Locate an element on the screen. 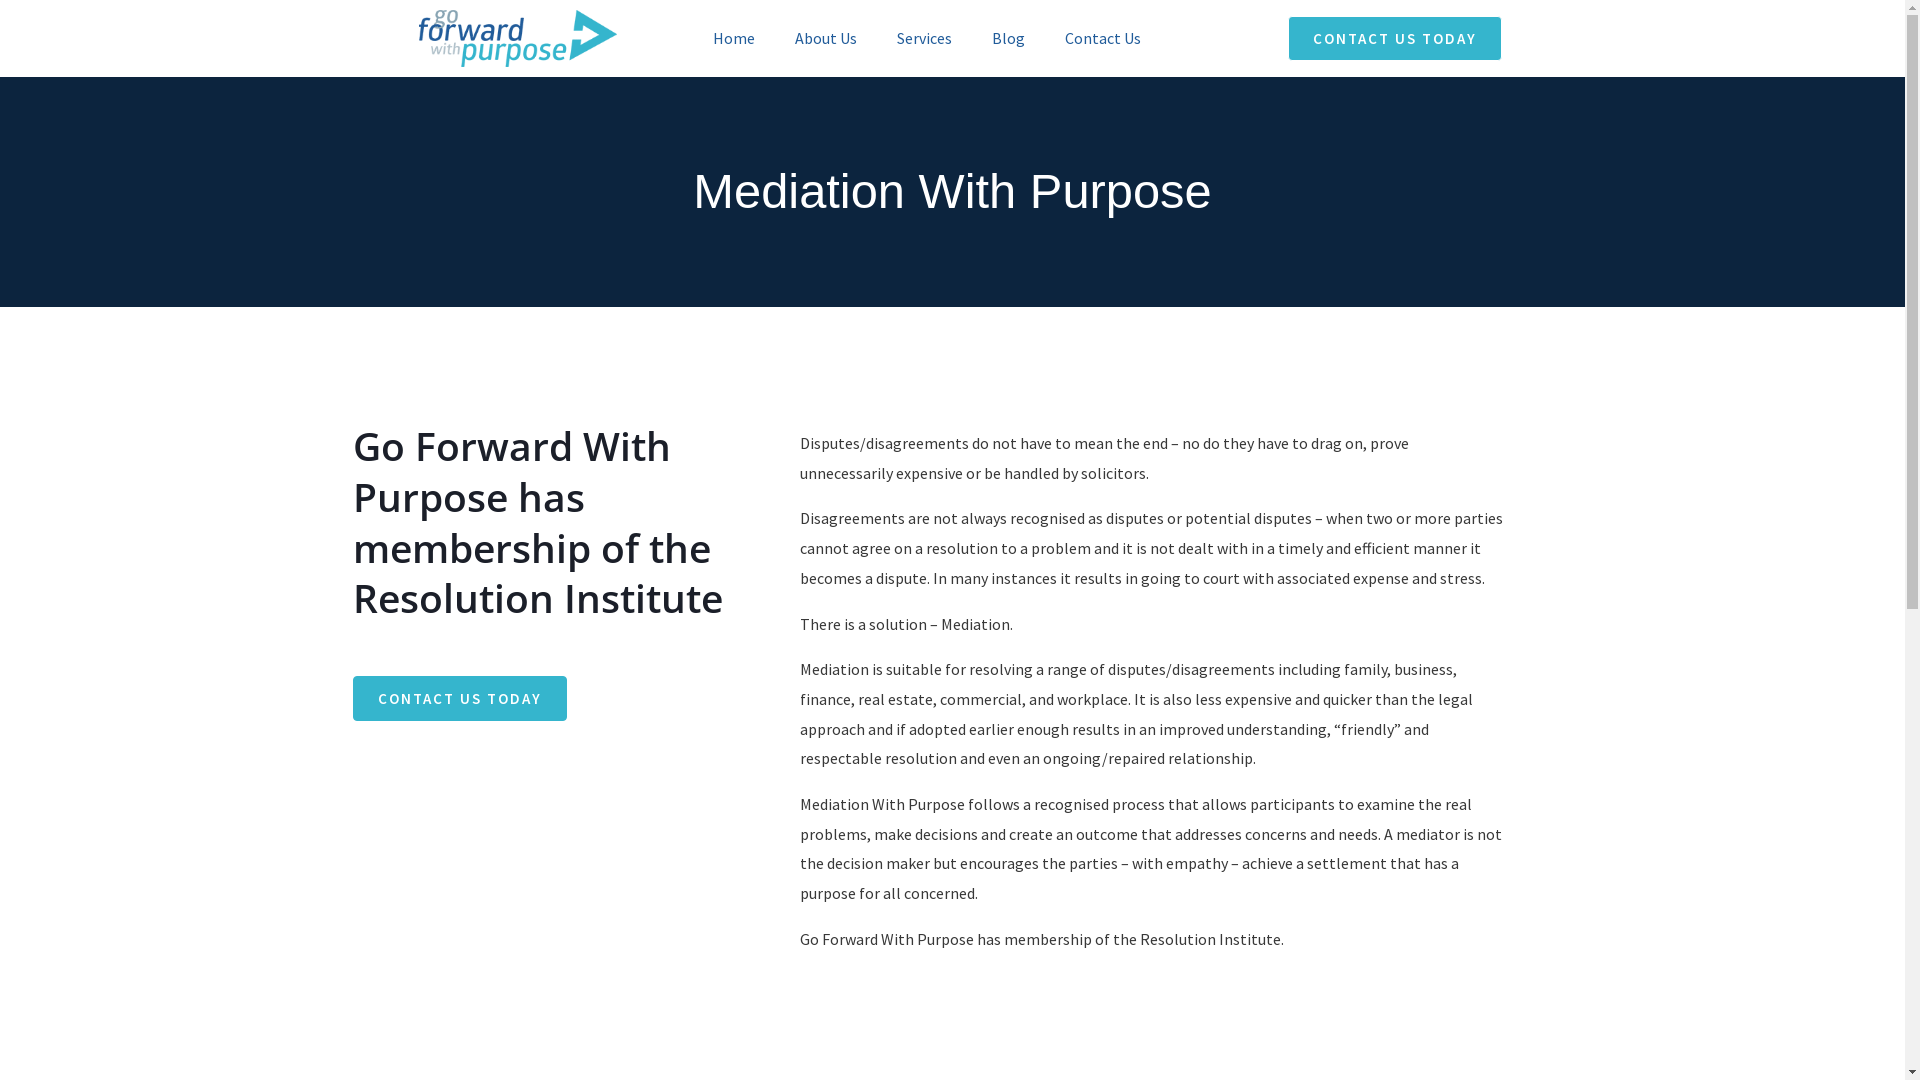 The width and height of the screenshot is (1920, 1080). 'About Us' is located at coordinates (825, 38).